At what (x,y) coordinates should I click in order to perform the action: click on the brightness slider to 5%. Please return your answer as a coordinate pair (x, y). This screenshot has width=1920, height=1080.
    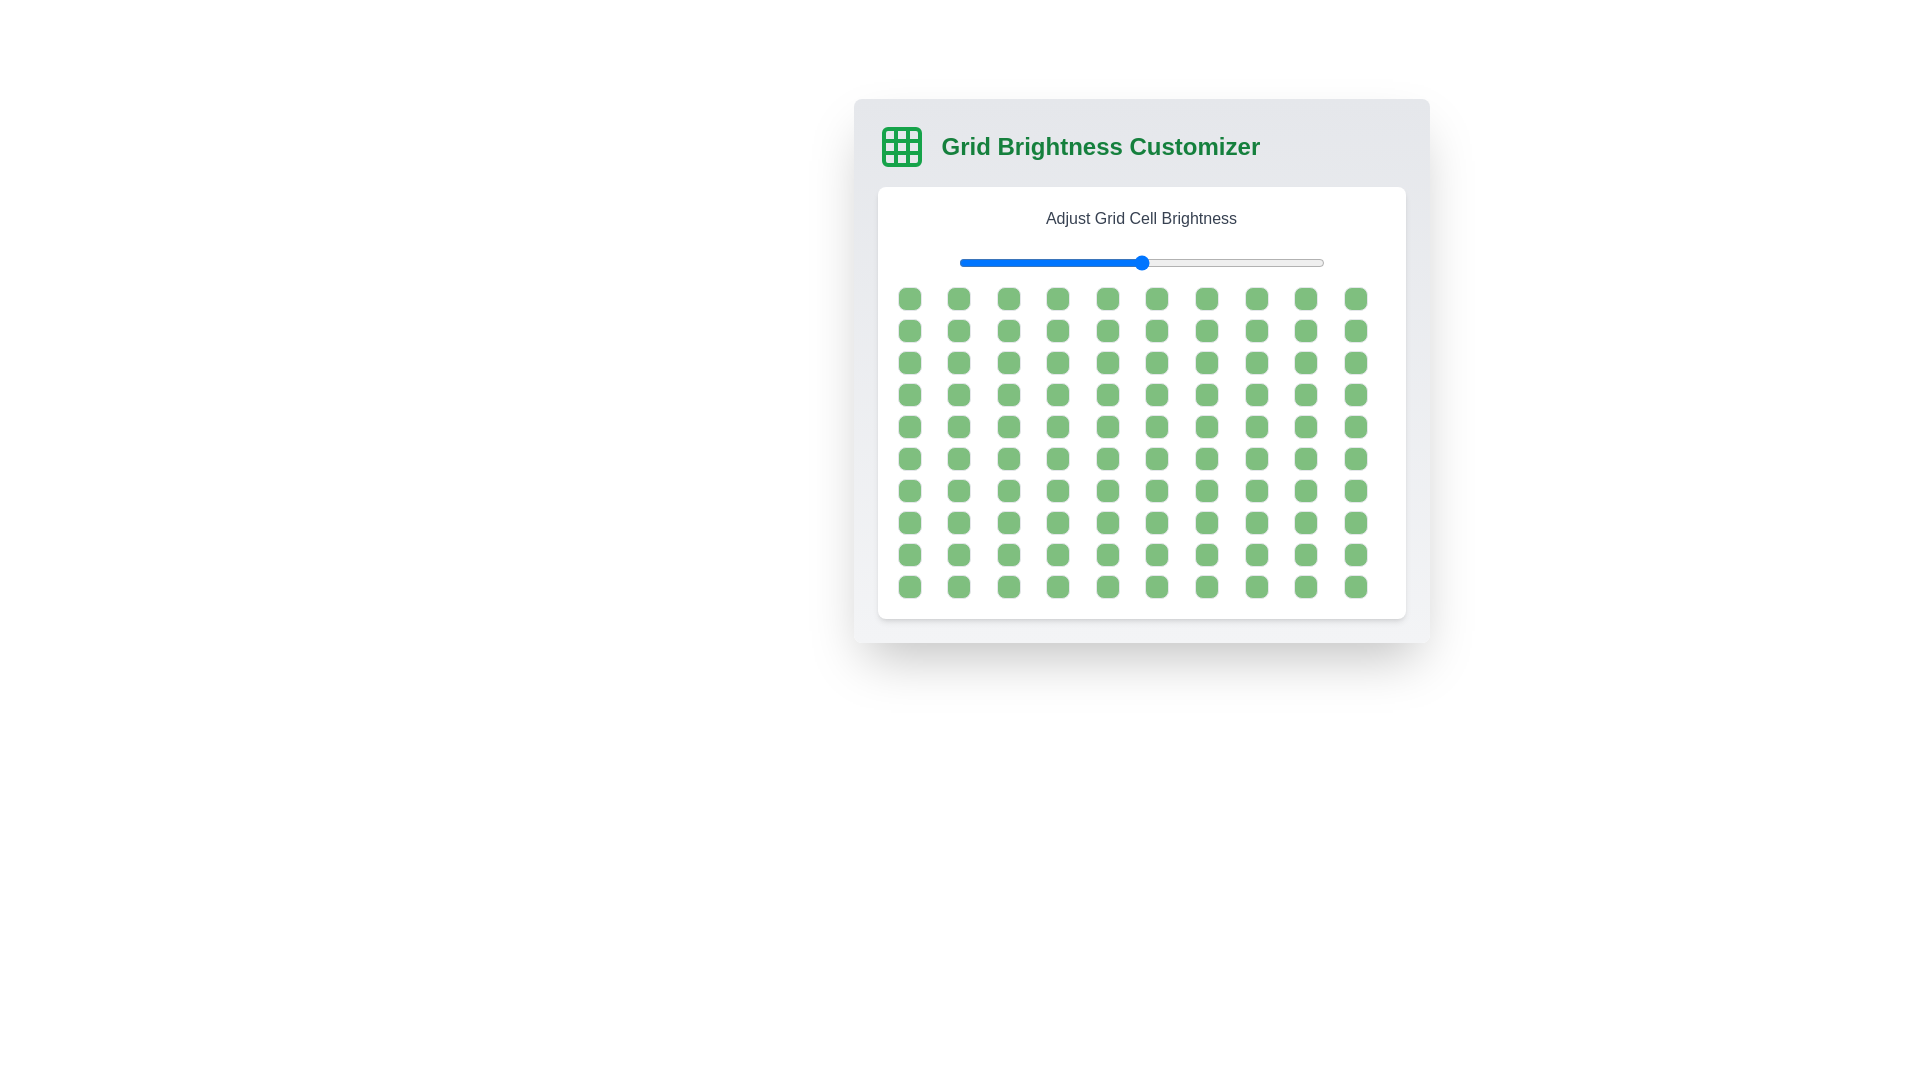
    Looking at the image, I should click on (976, 261).